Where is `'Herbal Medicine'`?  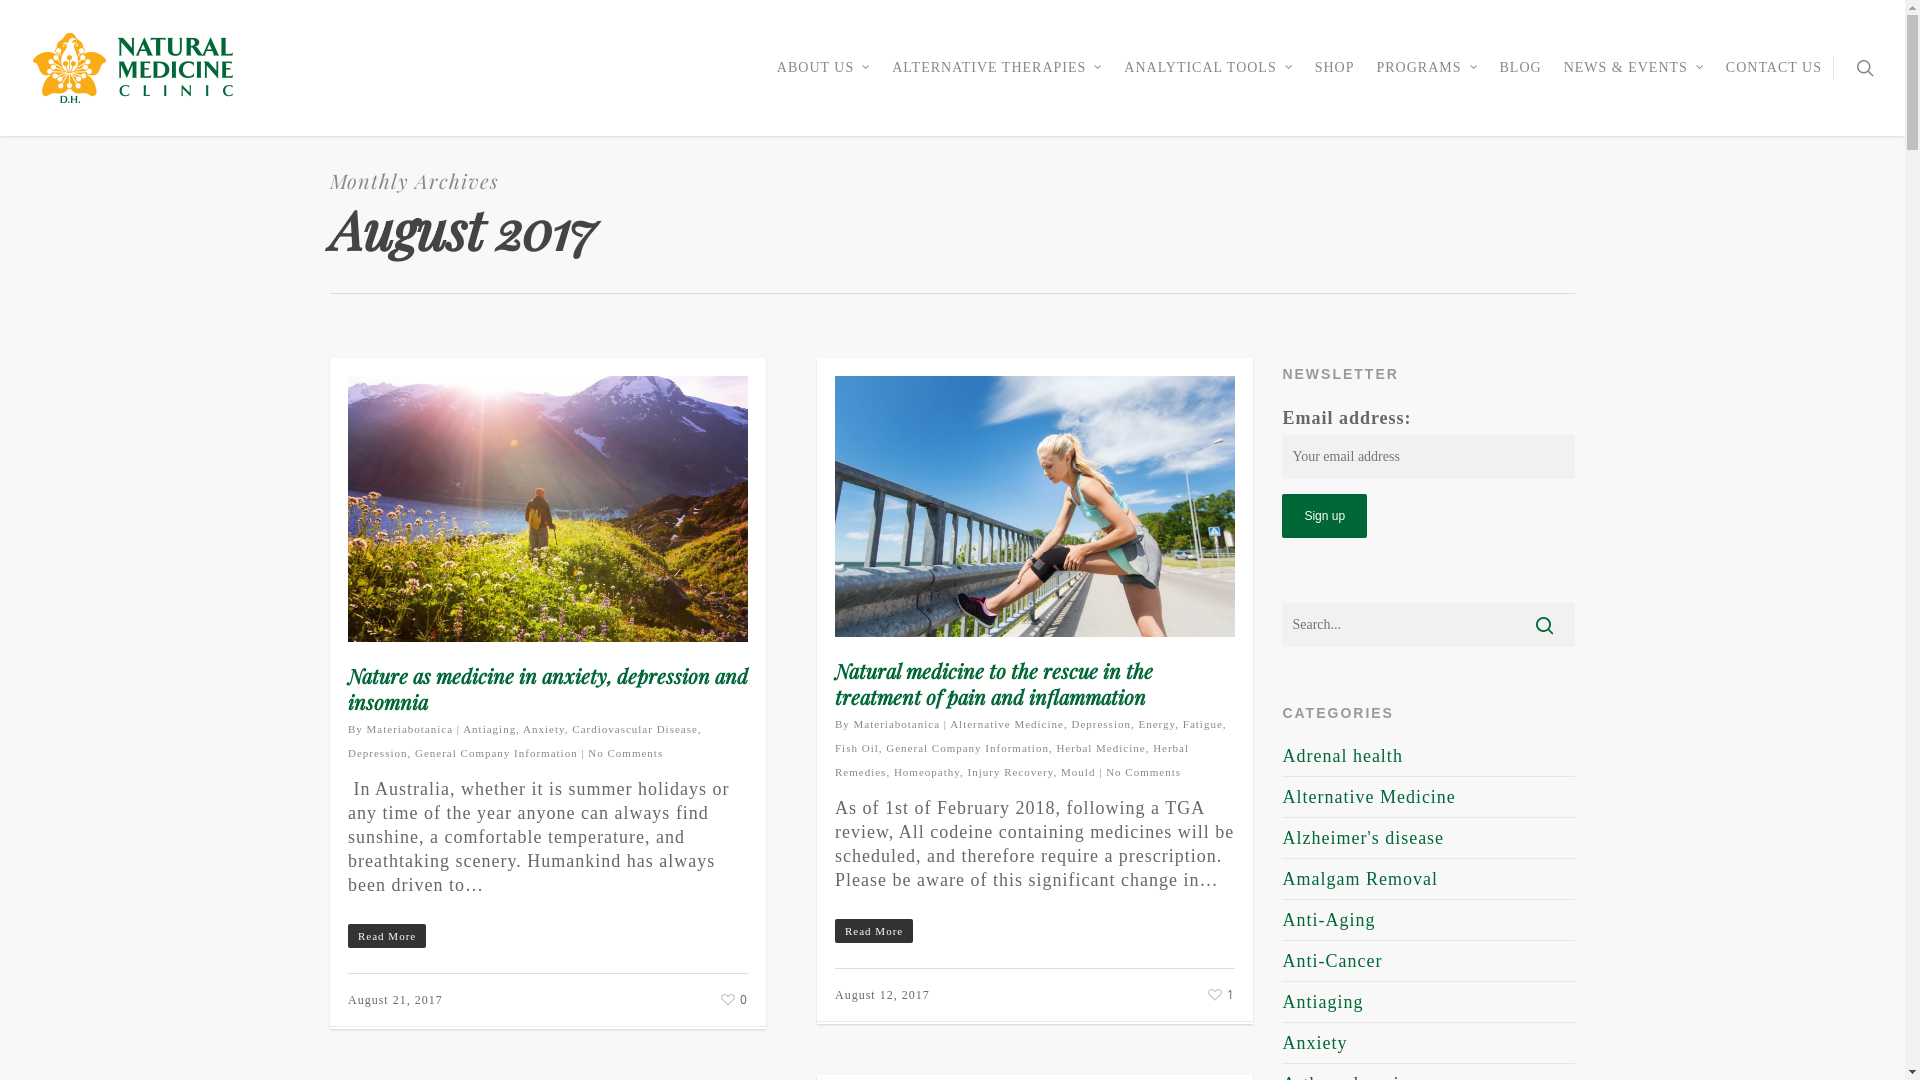
'Herbal Medicine' is located at coordinates (1055, 748).